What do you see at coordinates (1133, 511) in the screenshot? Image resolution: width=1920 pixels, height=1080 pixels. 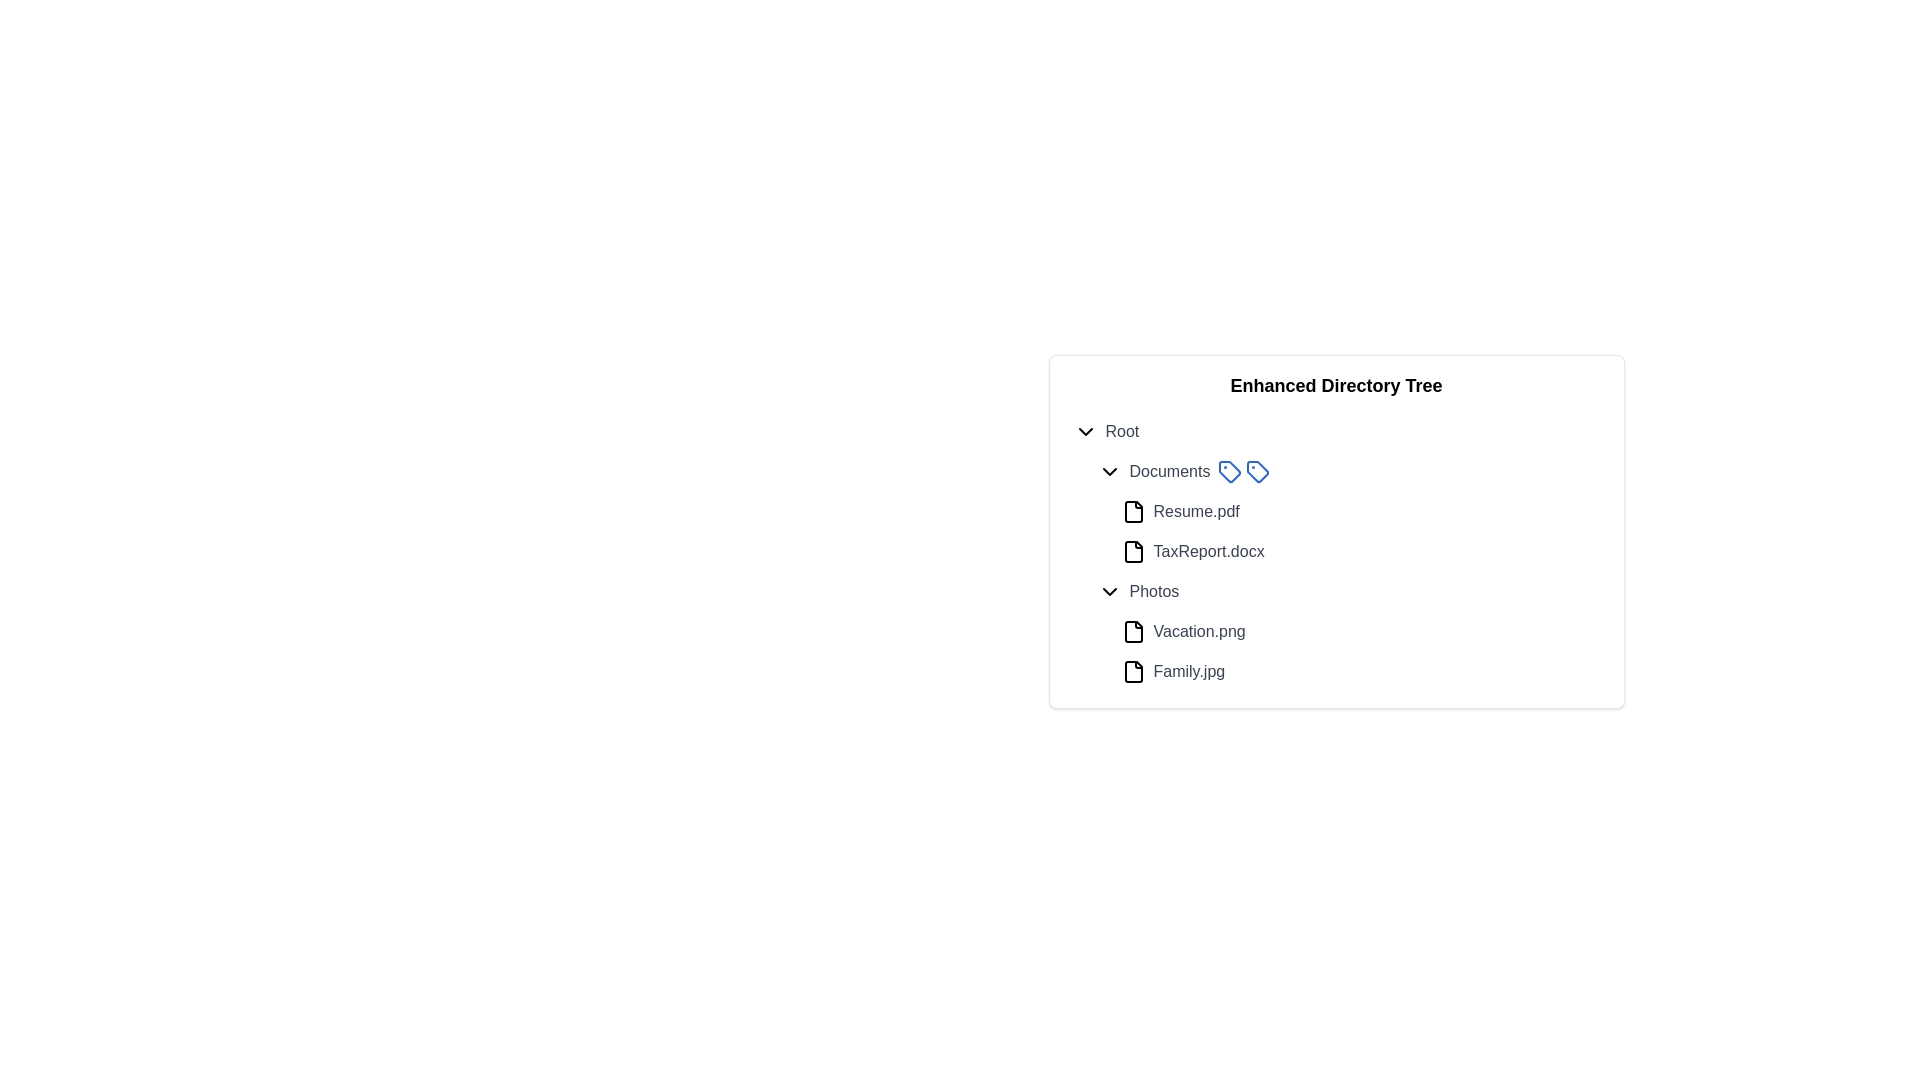 I see `the document icon representing 'Resume.pdf' located in the 'Documents' section of the file directory interface` at bounding box center [1133, 511].